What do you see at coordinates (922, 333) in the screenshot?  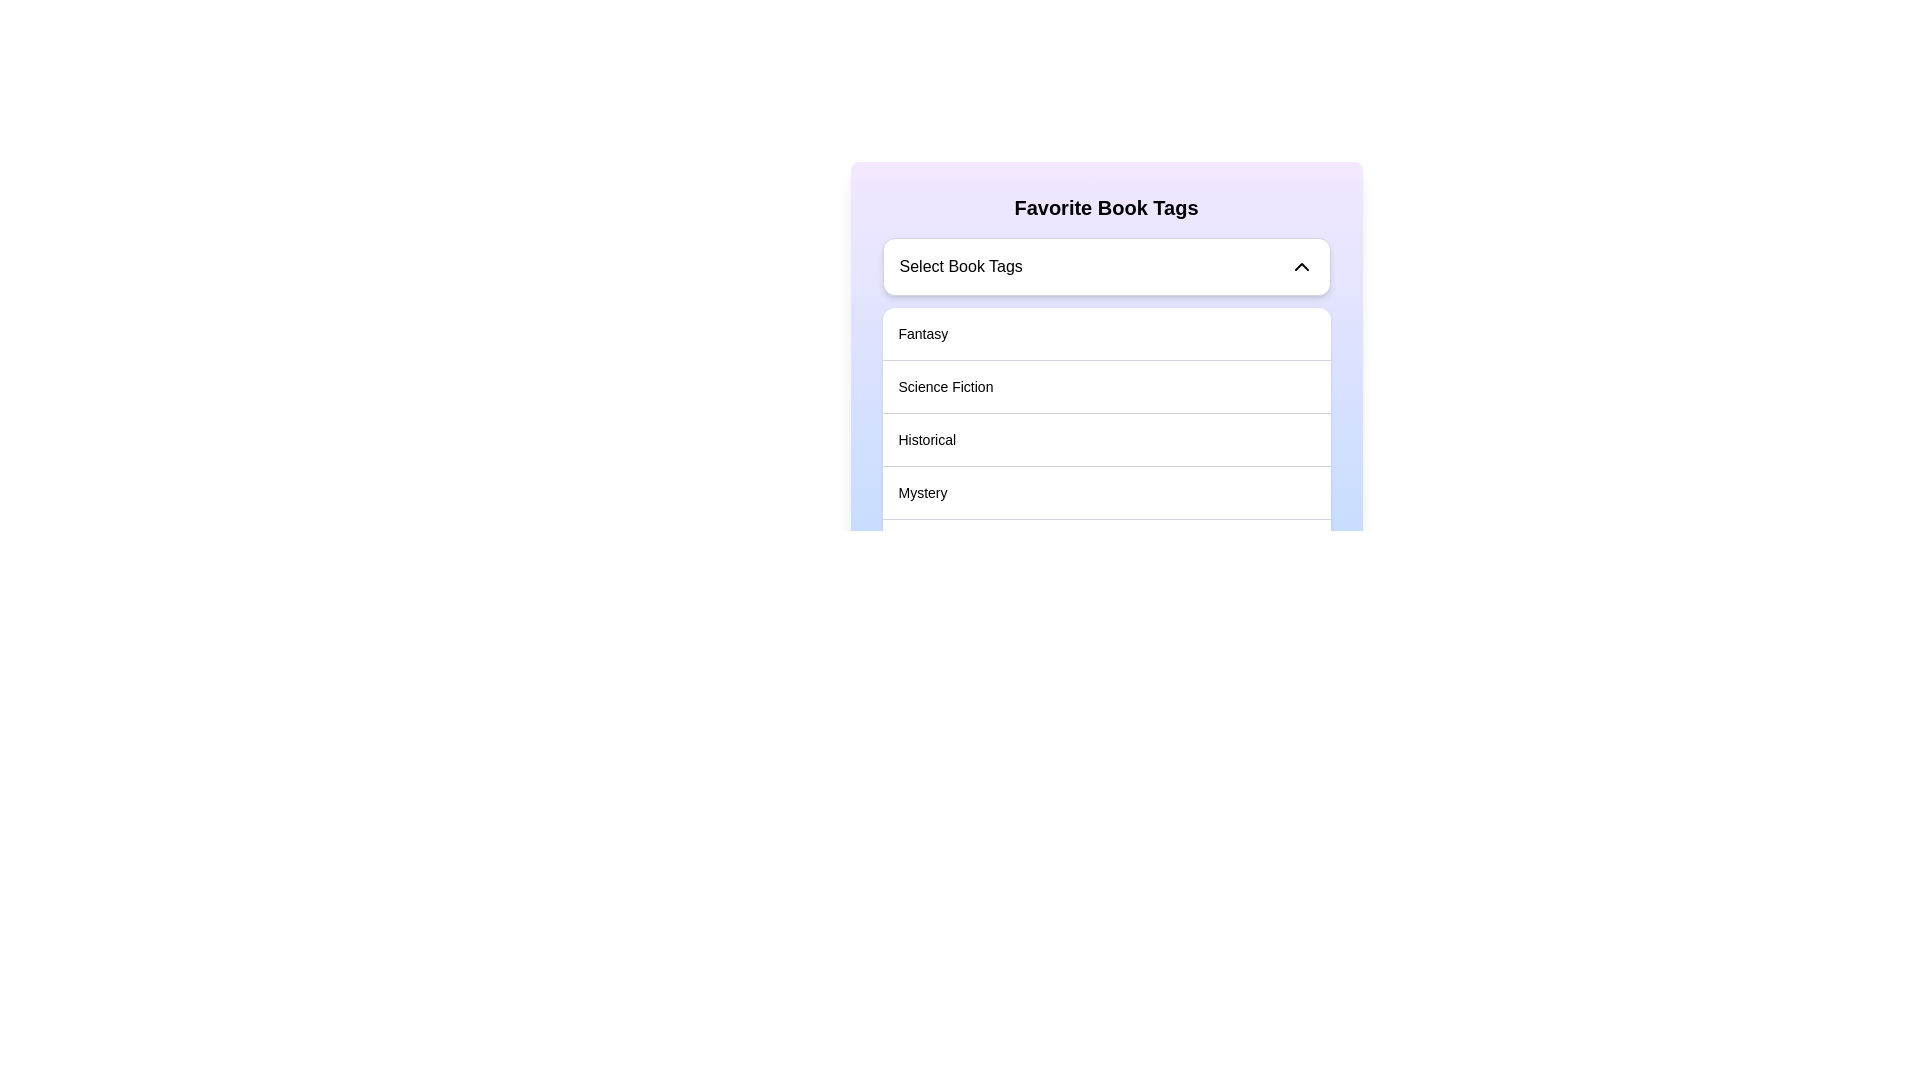 I see `the text label displaying 'Fantasy'` at bounding box center [922, 333].